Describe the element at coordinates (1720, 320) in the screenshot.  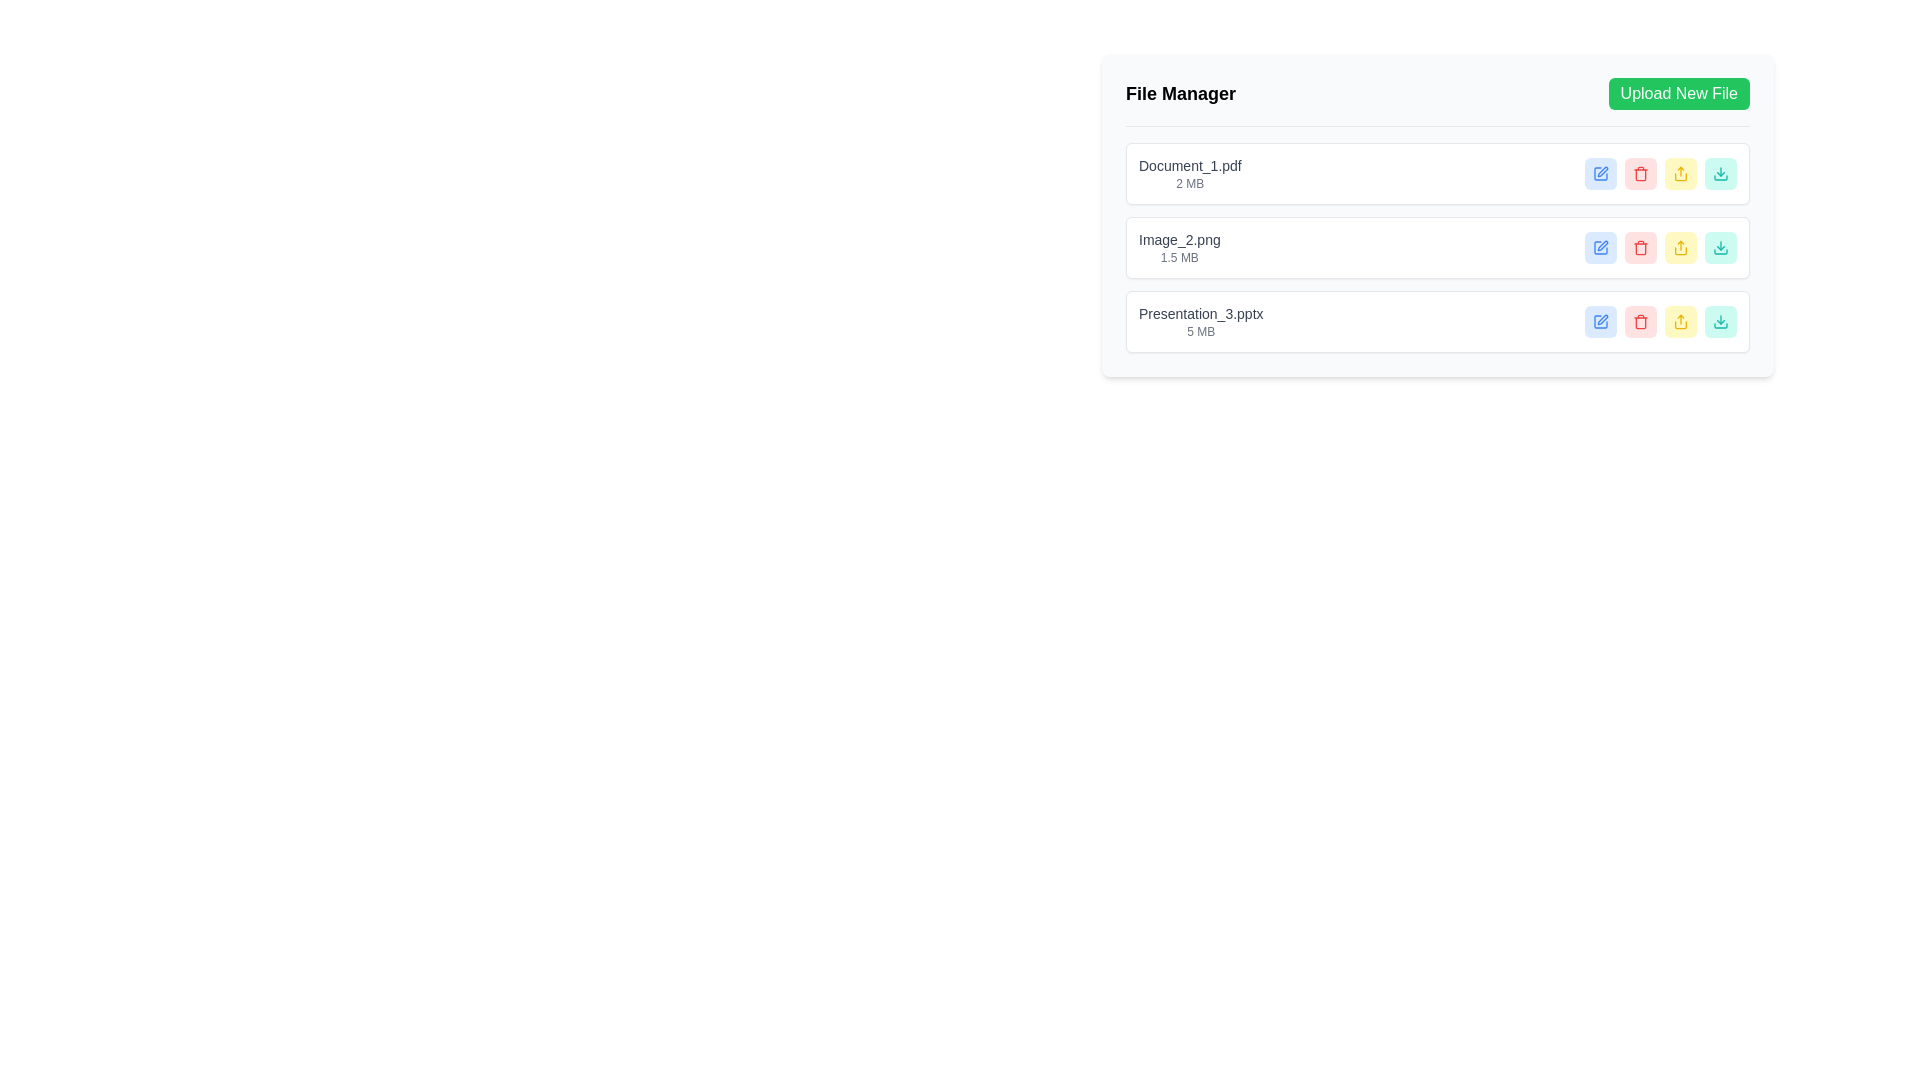
I see `the teal download SVG icon located inside the rightmost button of the last row in the file manager table to initiate the file download` at that location.